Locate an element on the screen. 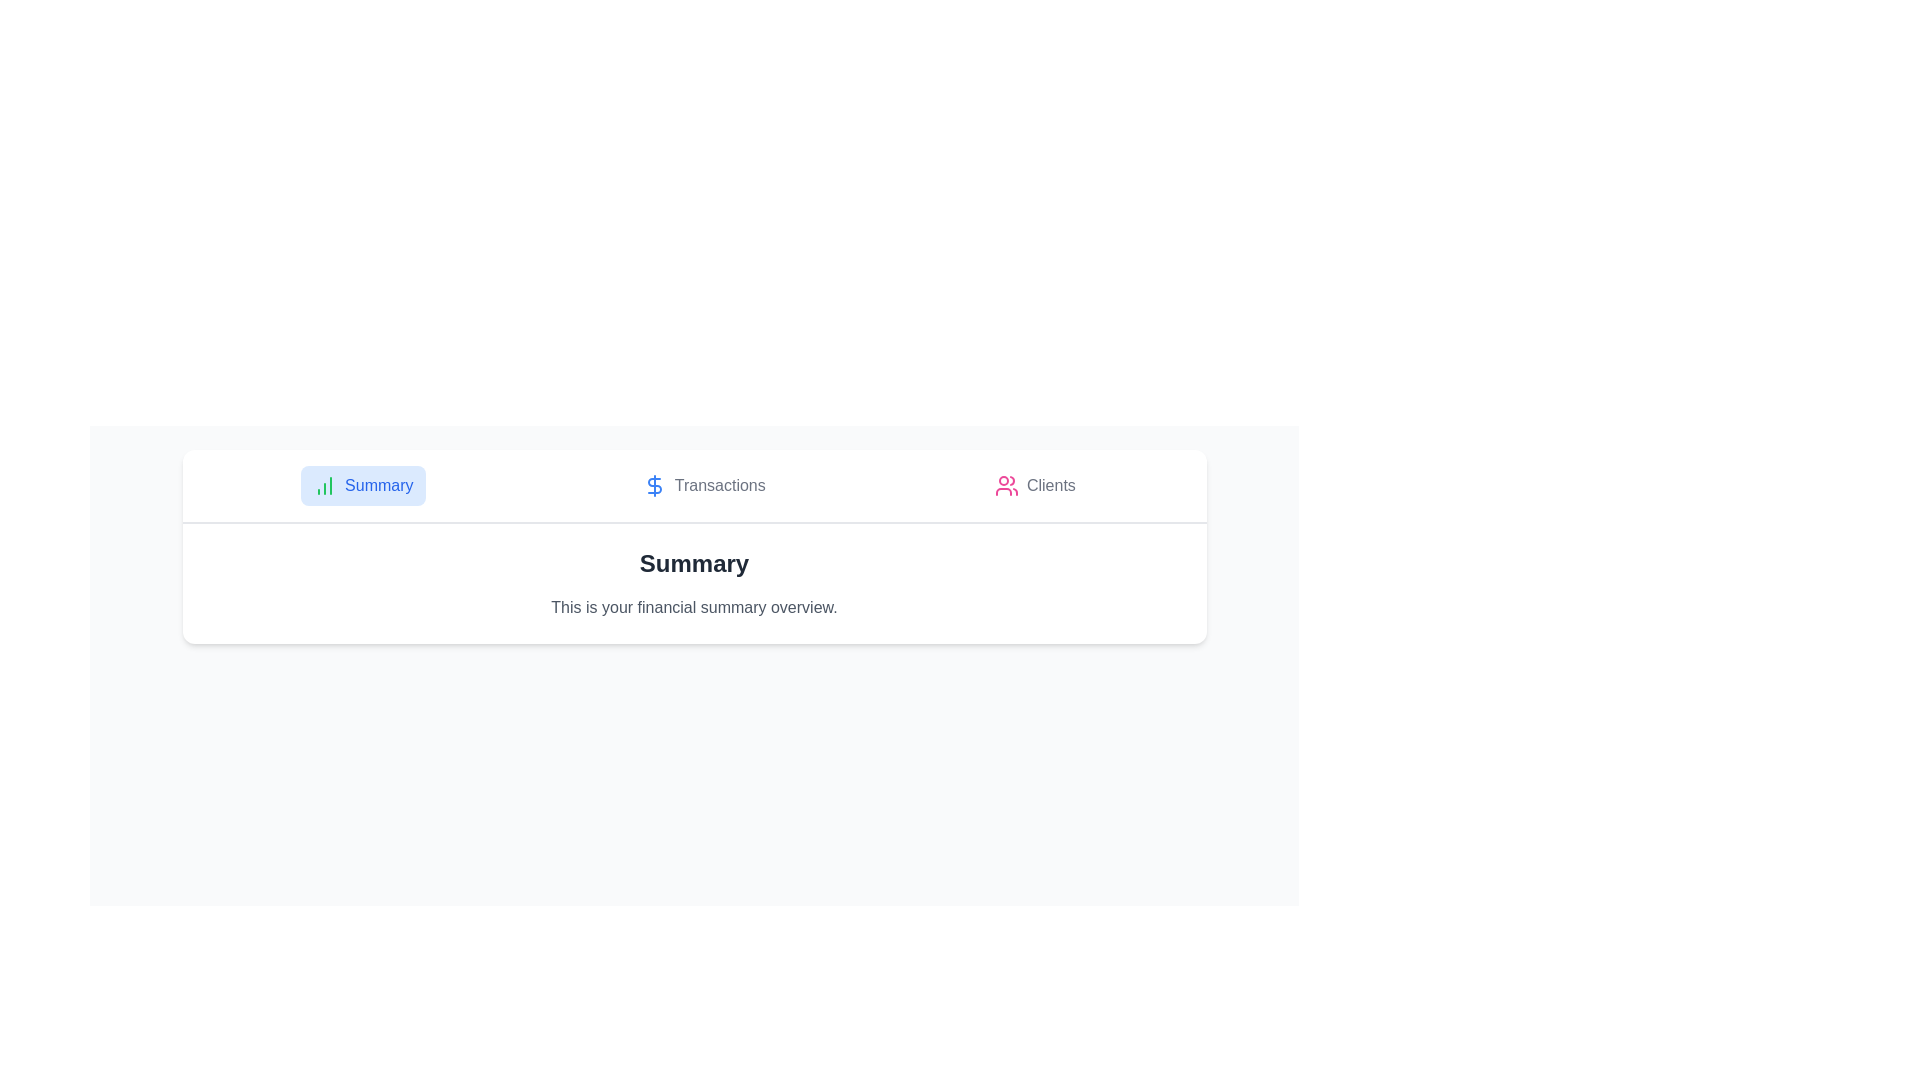  the Clients tab by clicking on it is located at coordinates (1035, 486).